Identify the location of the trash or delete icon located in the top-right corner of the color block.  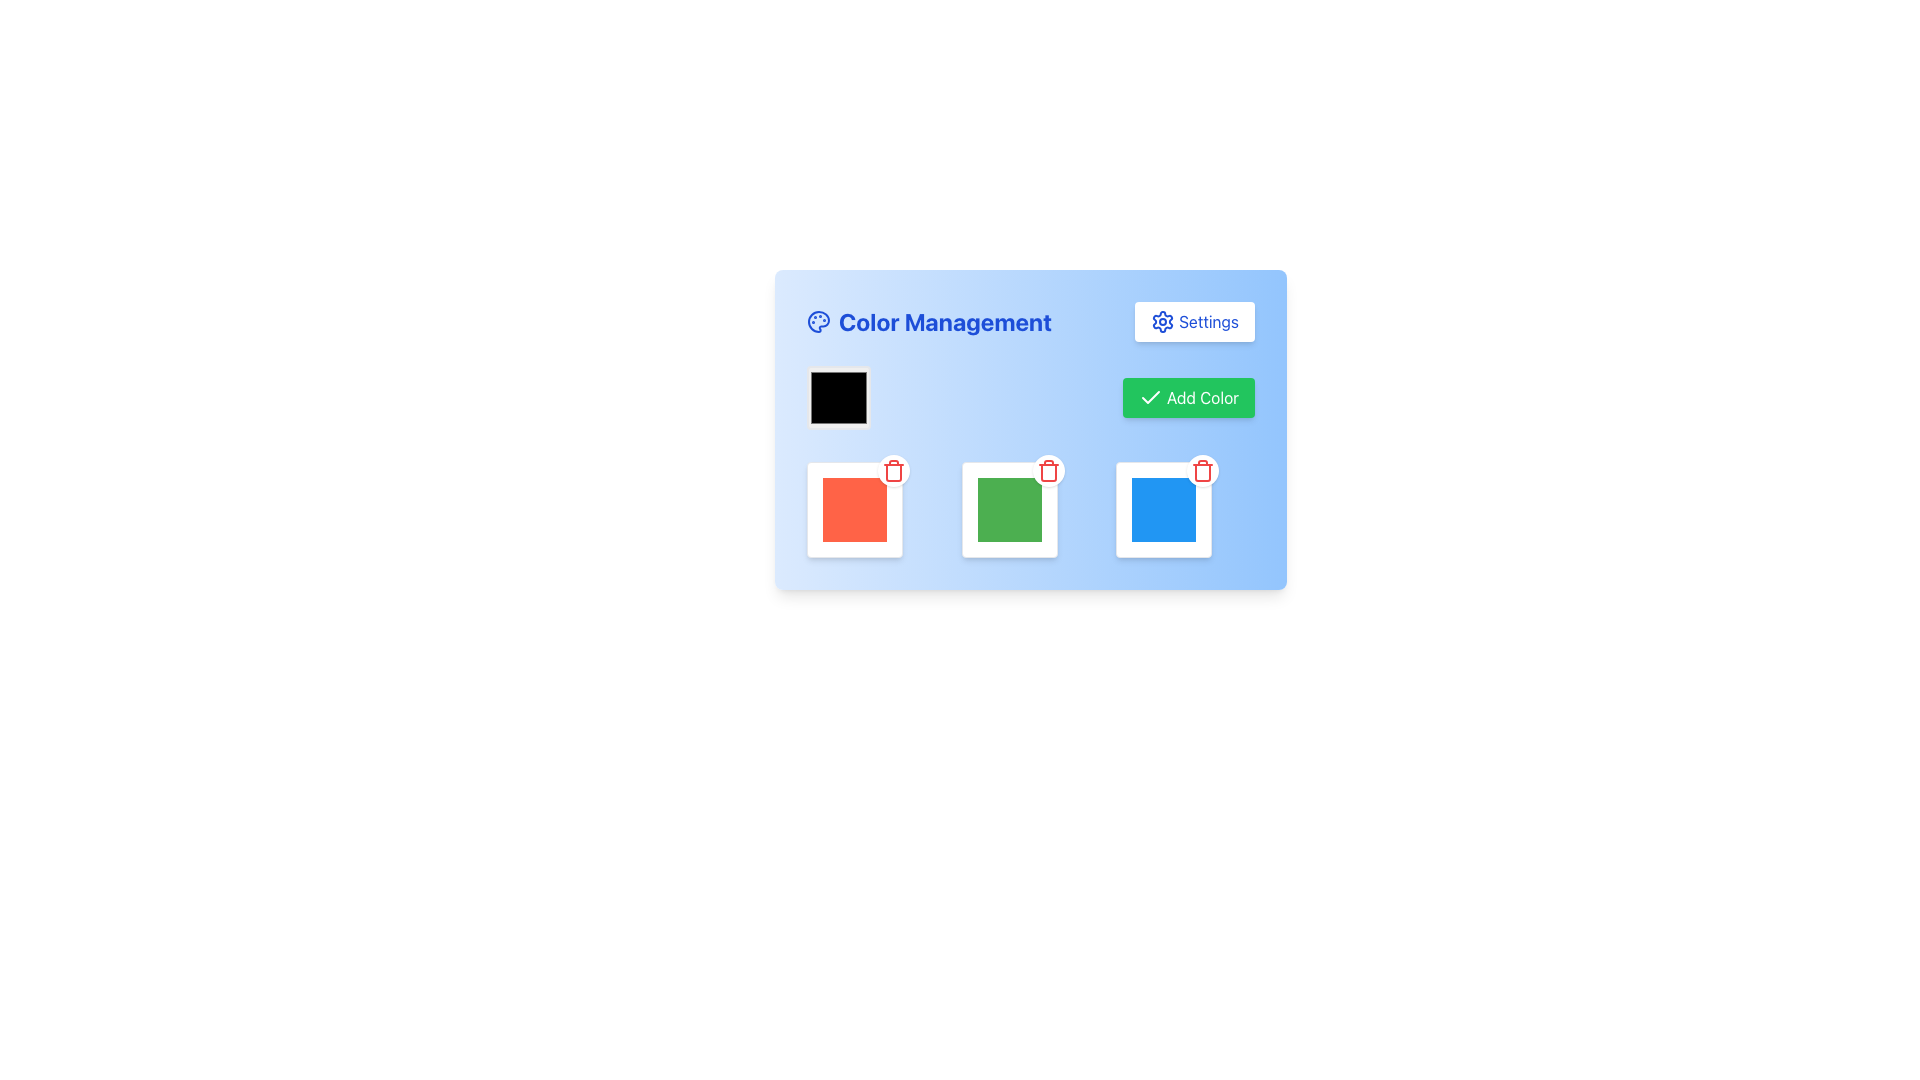
(1202, 473).